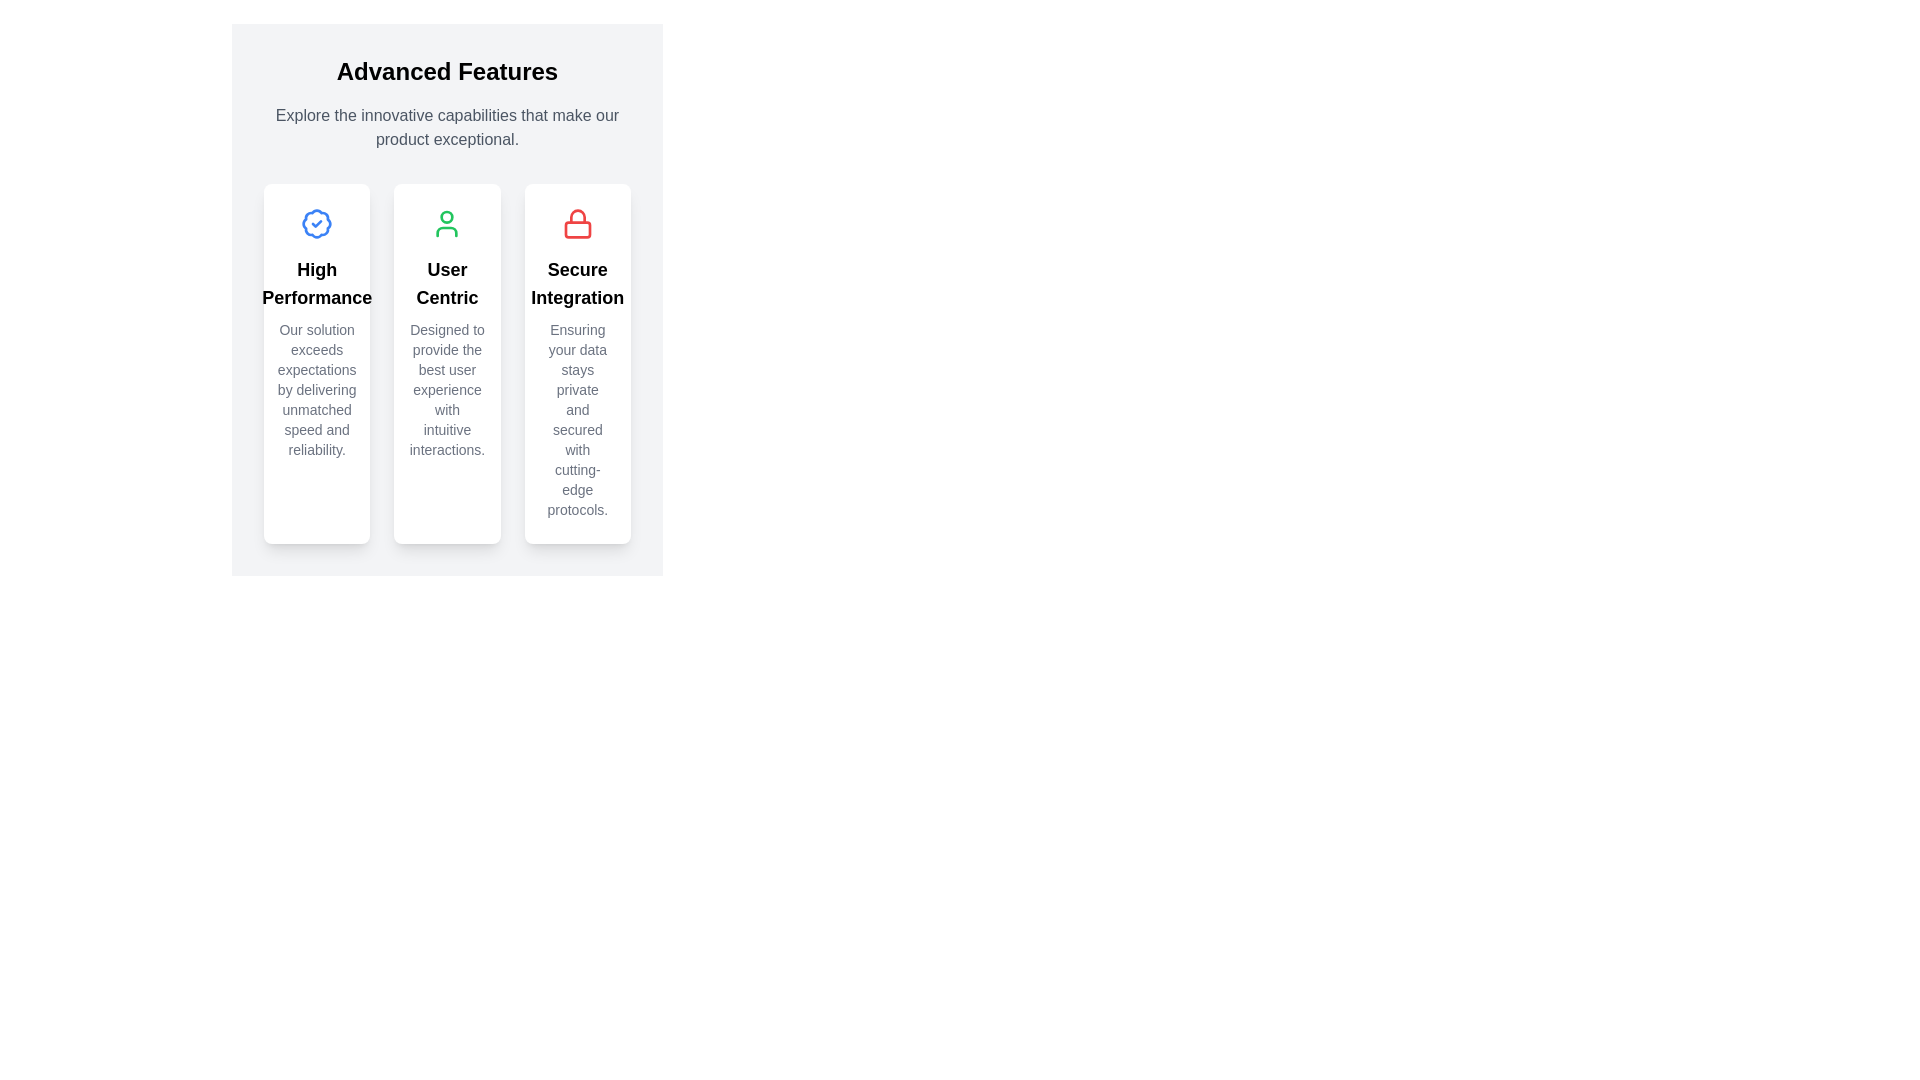 This screenshot has width=1920, height=1080. I want to click on the 'Secure Integration' lock icon located in the third column below the 'Advanced Features' heading, so click(576, 216).